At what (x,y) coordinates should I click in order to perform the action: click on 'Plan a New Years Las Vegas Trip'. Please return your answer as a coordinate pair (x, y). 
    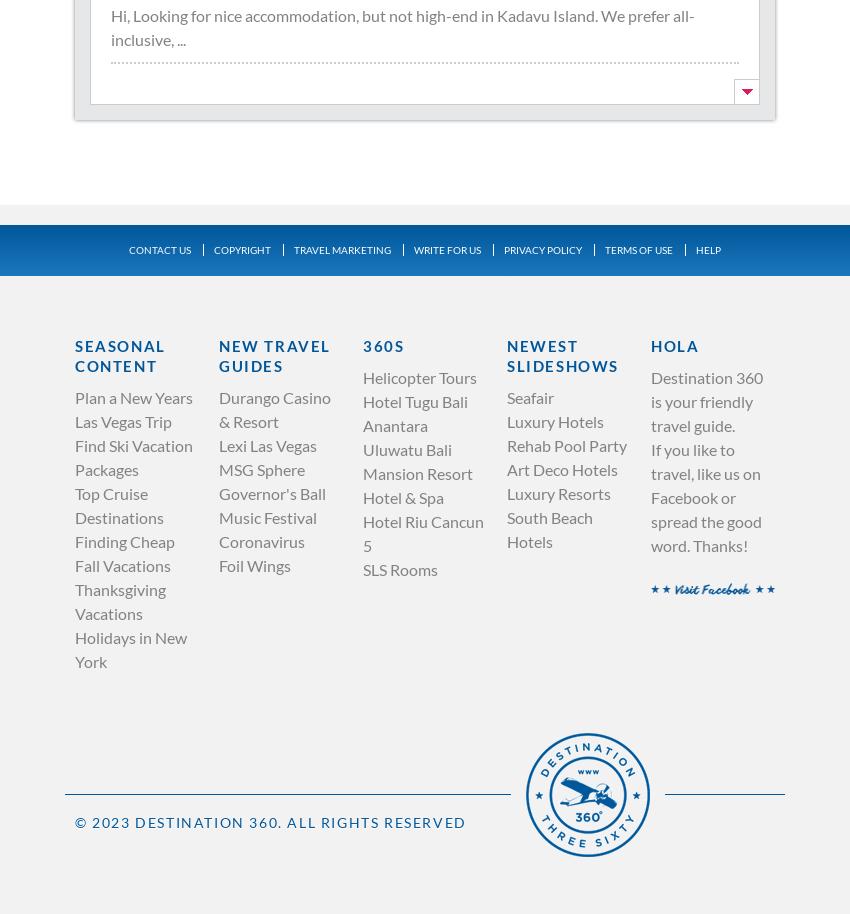
    Looking at the image, I should click on (133, 408).